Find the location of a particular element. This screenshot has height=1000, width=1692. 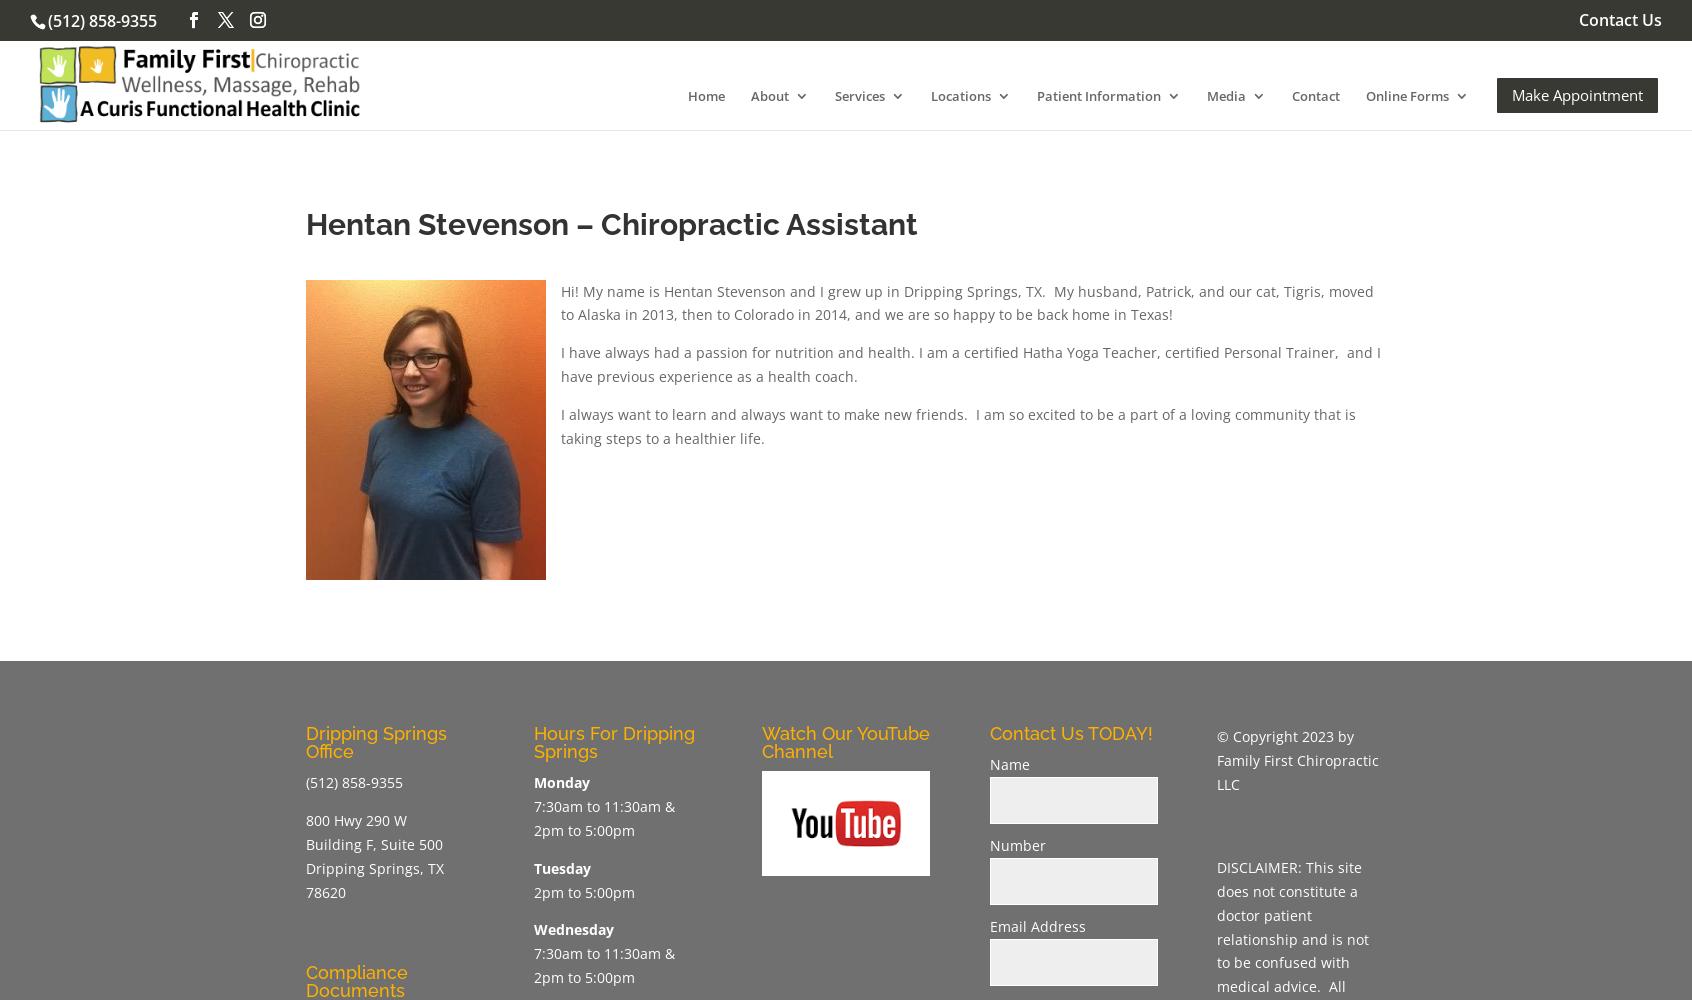

'2pm to 5:00pm' is located at coordinates (582, 891).